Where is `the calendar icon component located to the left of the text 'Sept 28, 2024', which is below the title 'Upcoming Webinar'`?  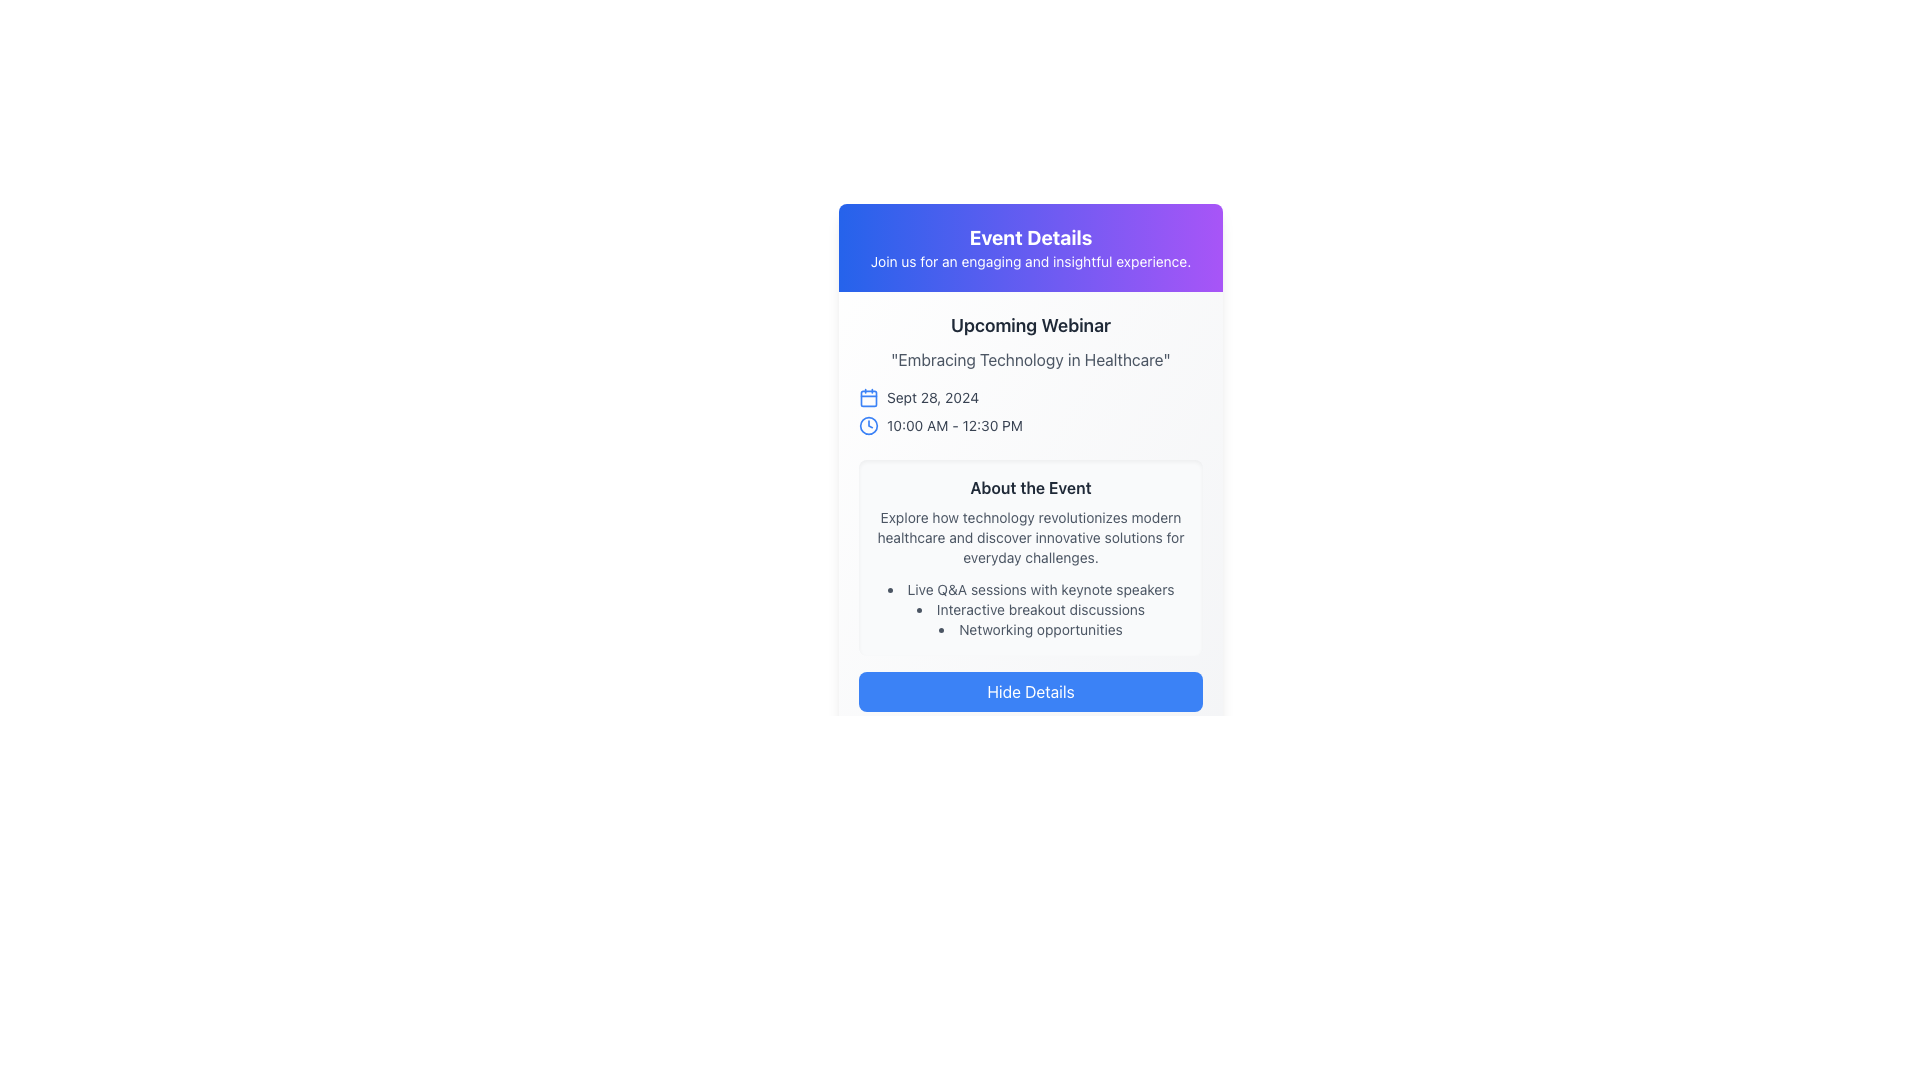
the calendar icon component located to the left of the text 'Sept 28, 2024', which is below the title 'Upcoming Webinar' is located at coordinates (868, 397).